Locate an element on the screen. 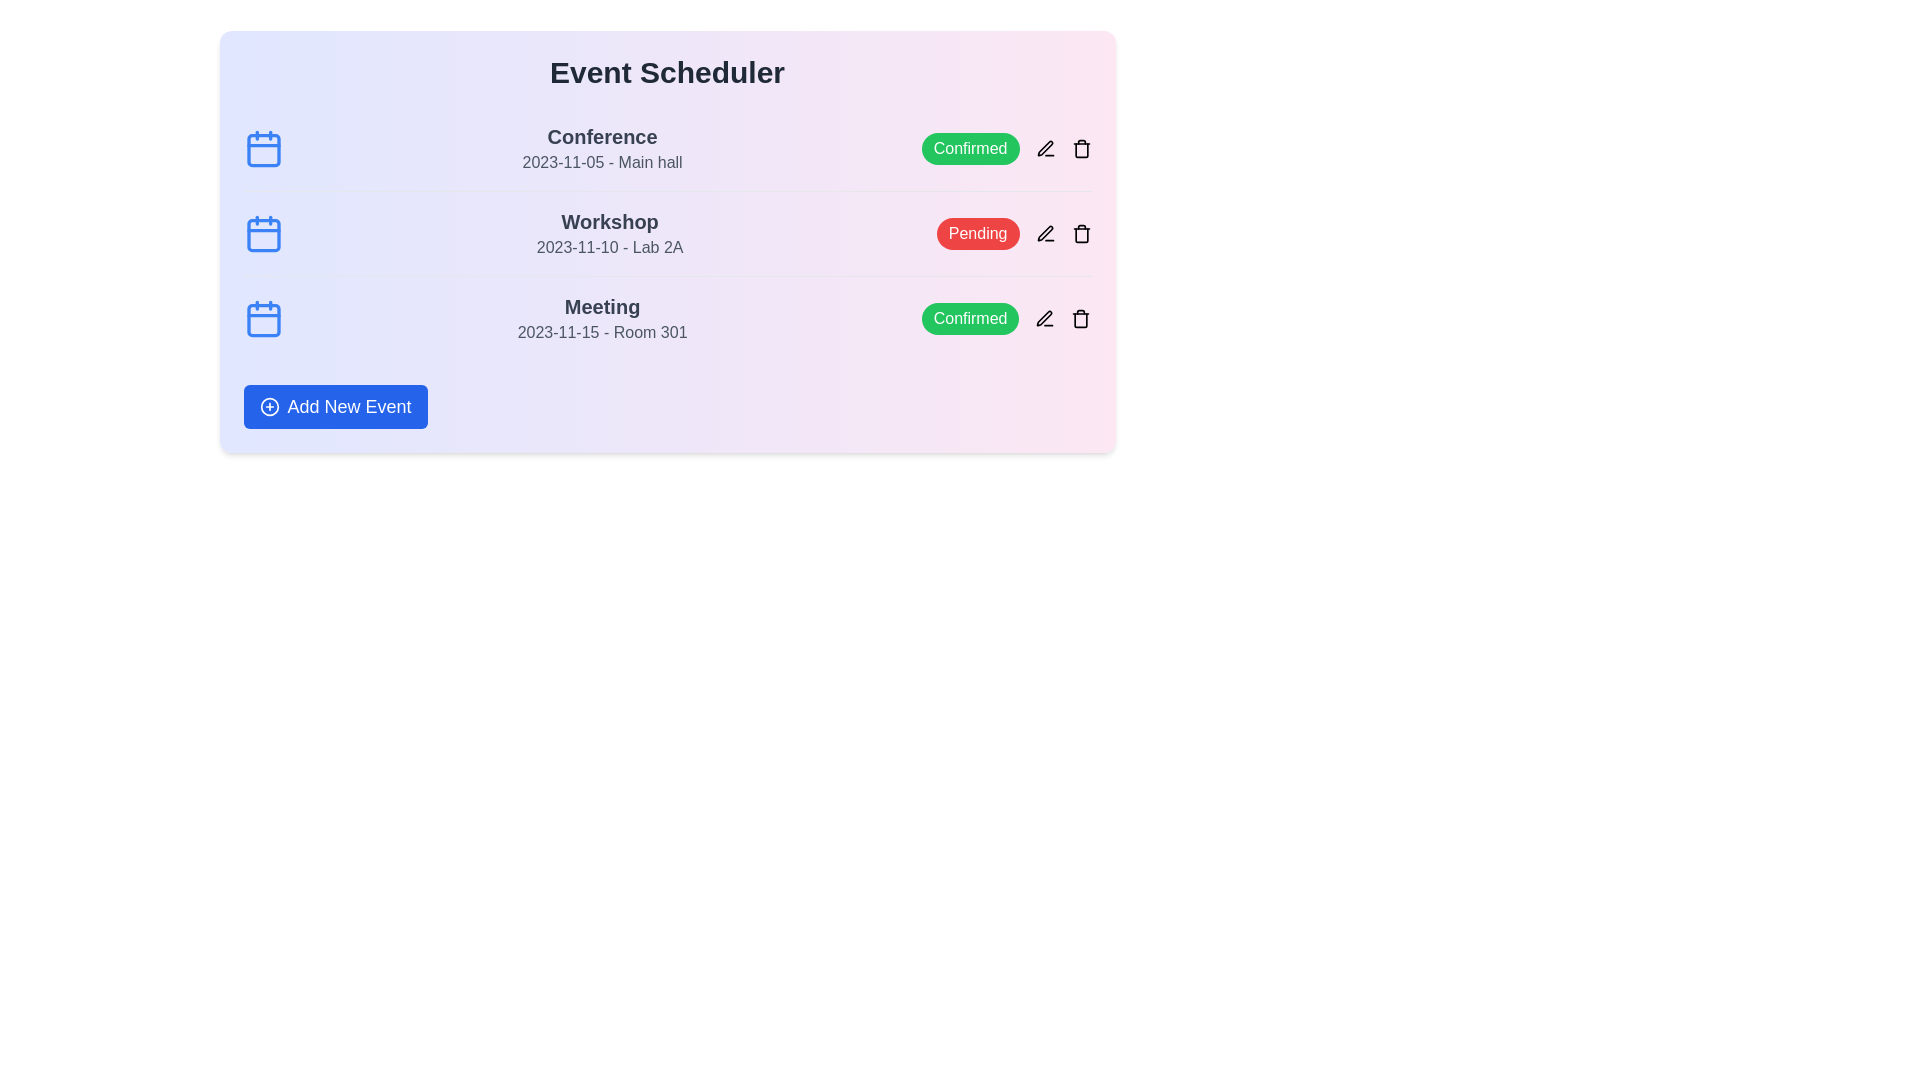 The height and width of the screenshot is (1080, 1920). the blue calendar icon located at the leftmost side of the 'Meeting' row, which features a rectangular frame and resembles a calendar page is located at coordinates (262, 318).